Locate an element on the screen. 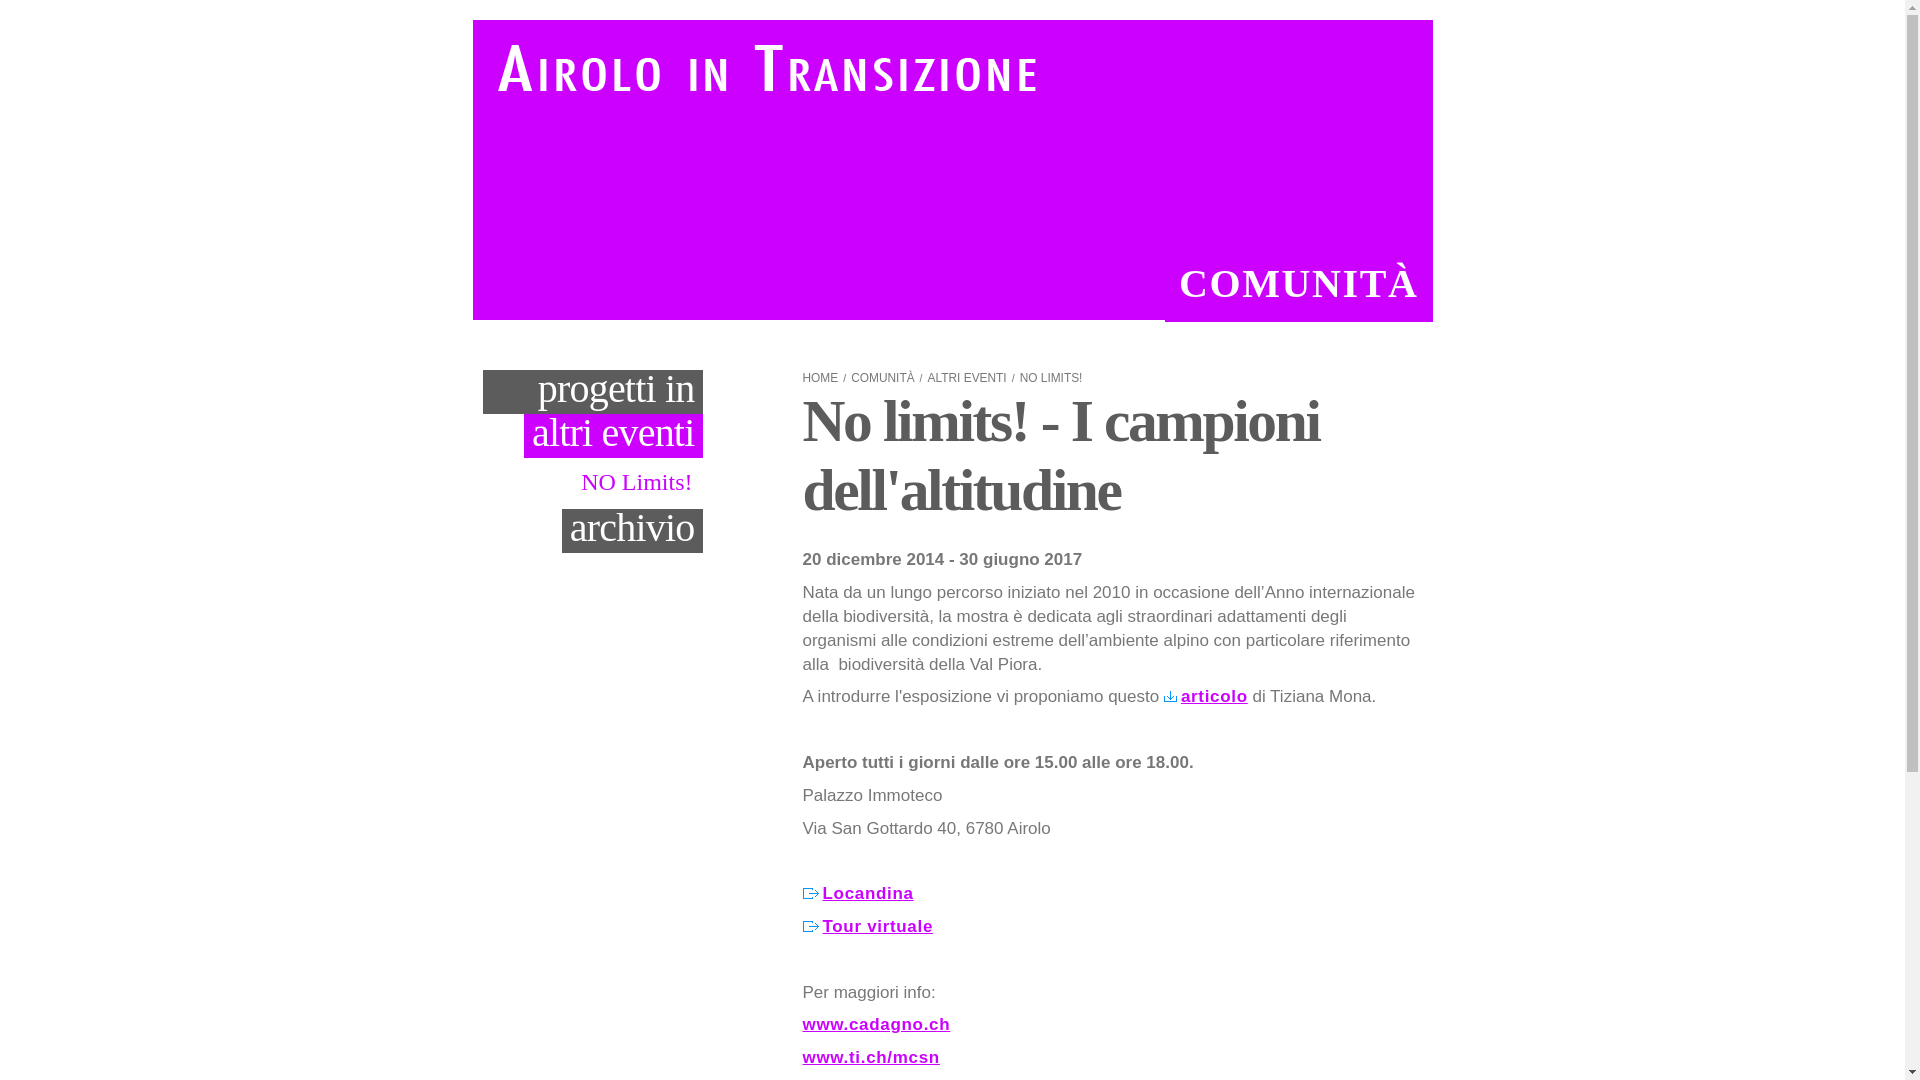 This screenshot has width=1920, height=1080. 'NO Limits!' is located at coordinates (641, 482).